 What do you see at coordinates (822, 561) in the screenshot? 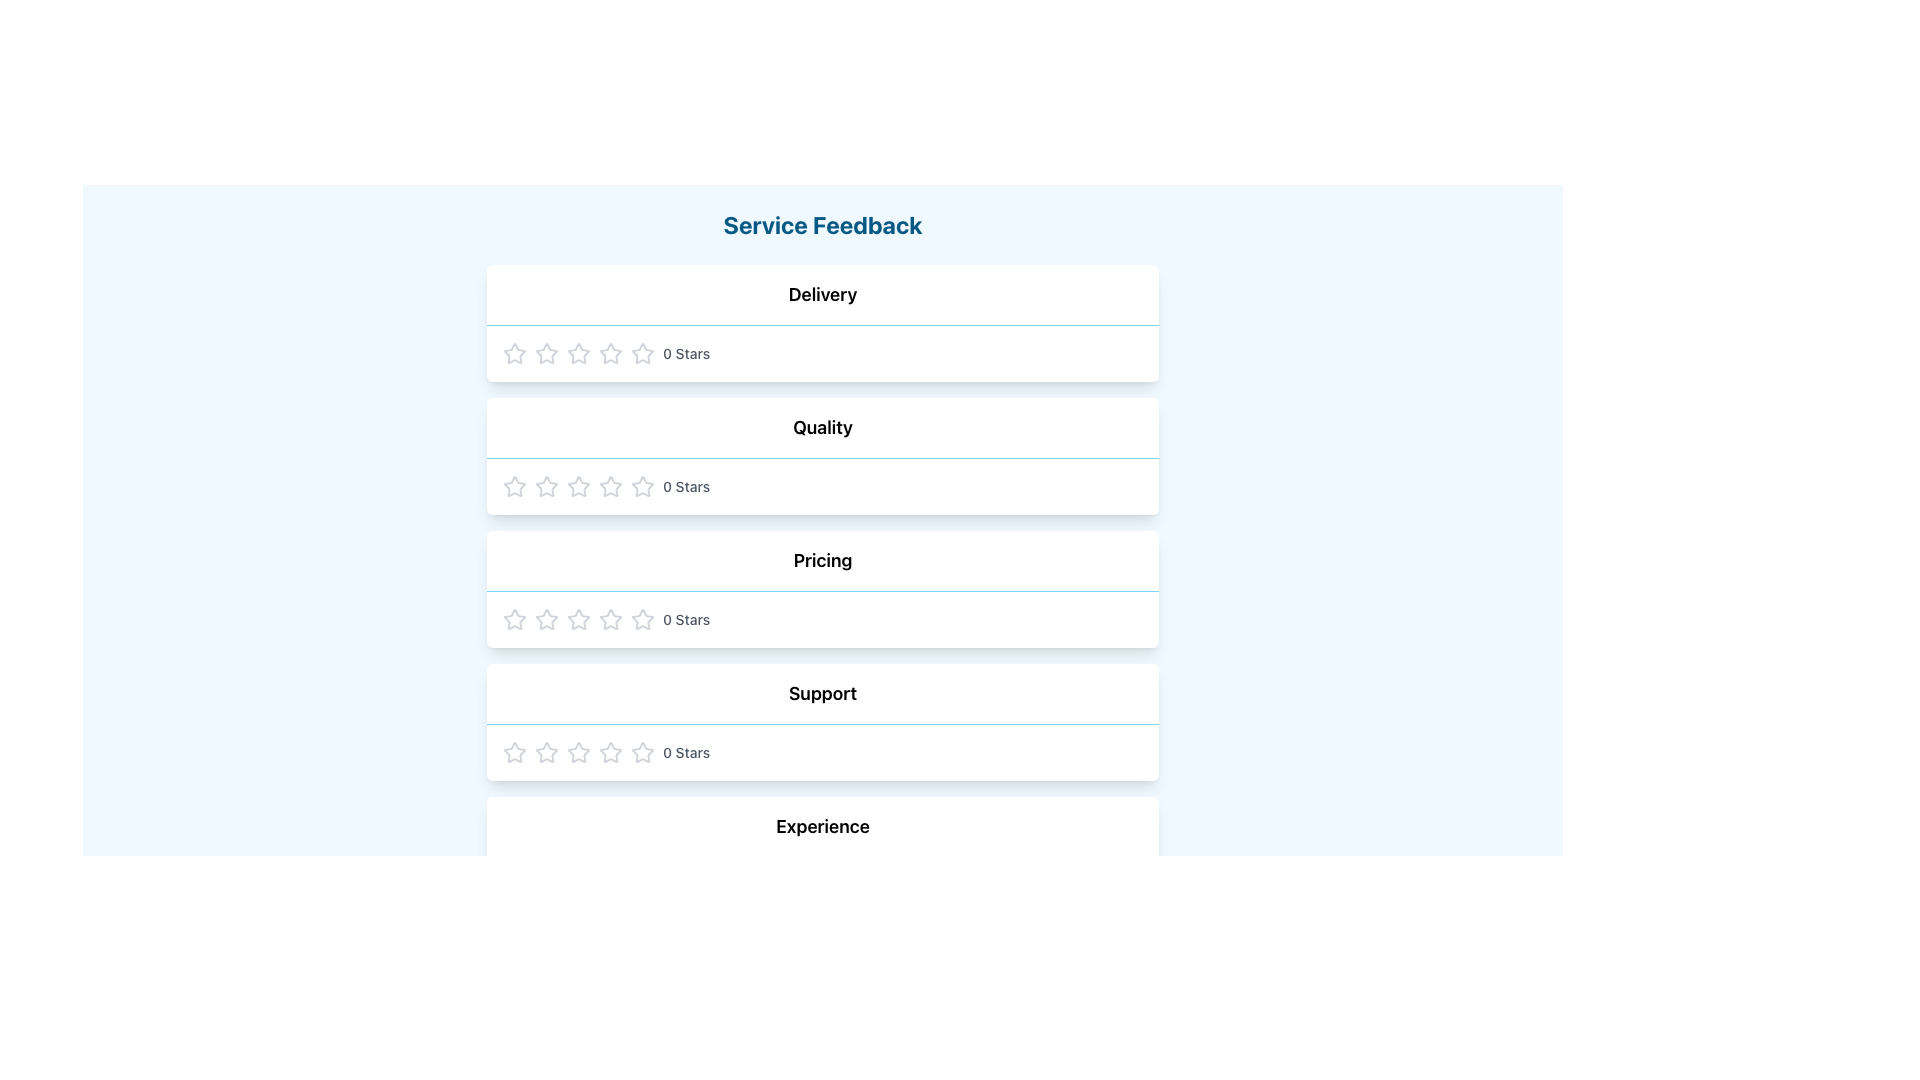
I see `the 'Pricing' text label, which is bold and located centrally in the third feedback item section between 'Quality' and 'Support'` at bounding box center [822, 561].